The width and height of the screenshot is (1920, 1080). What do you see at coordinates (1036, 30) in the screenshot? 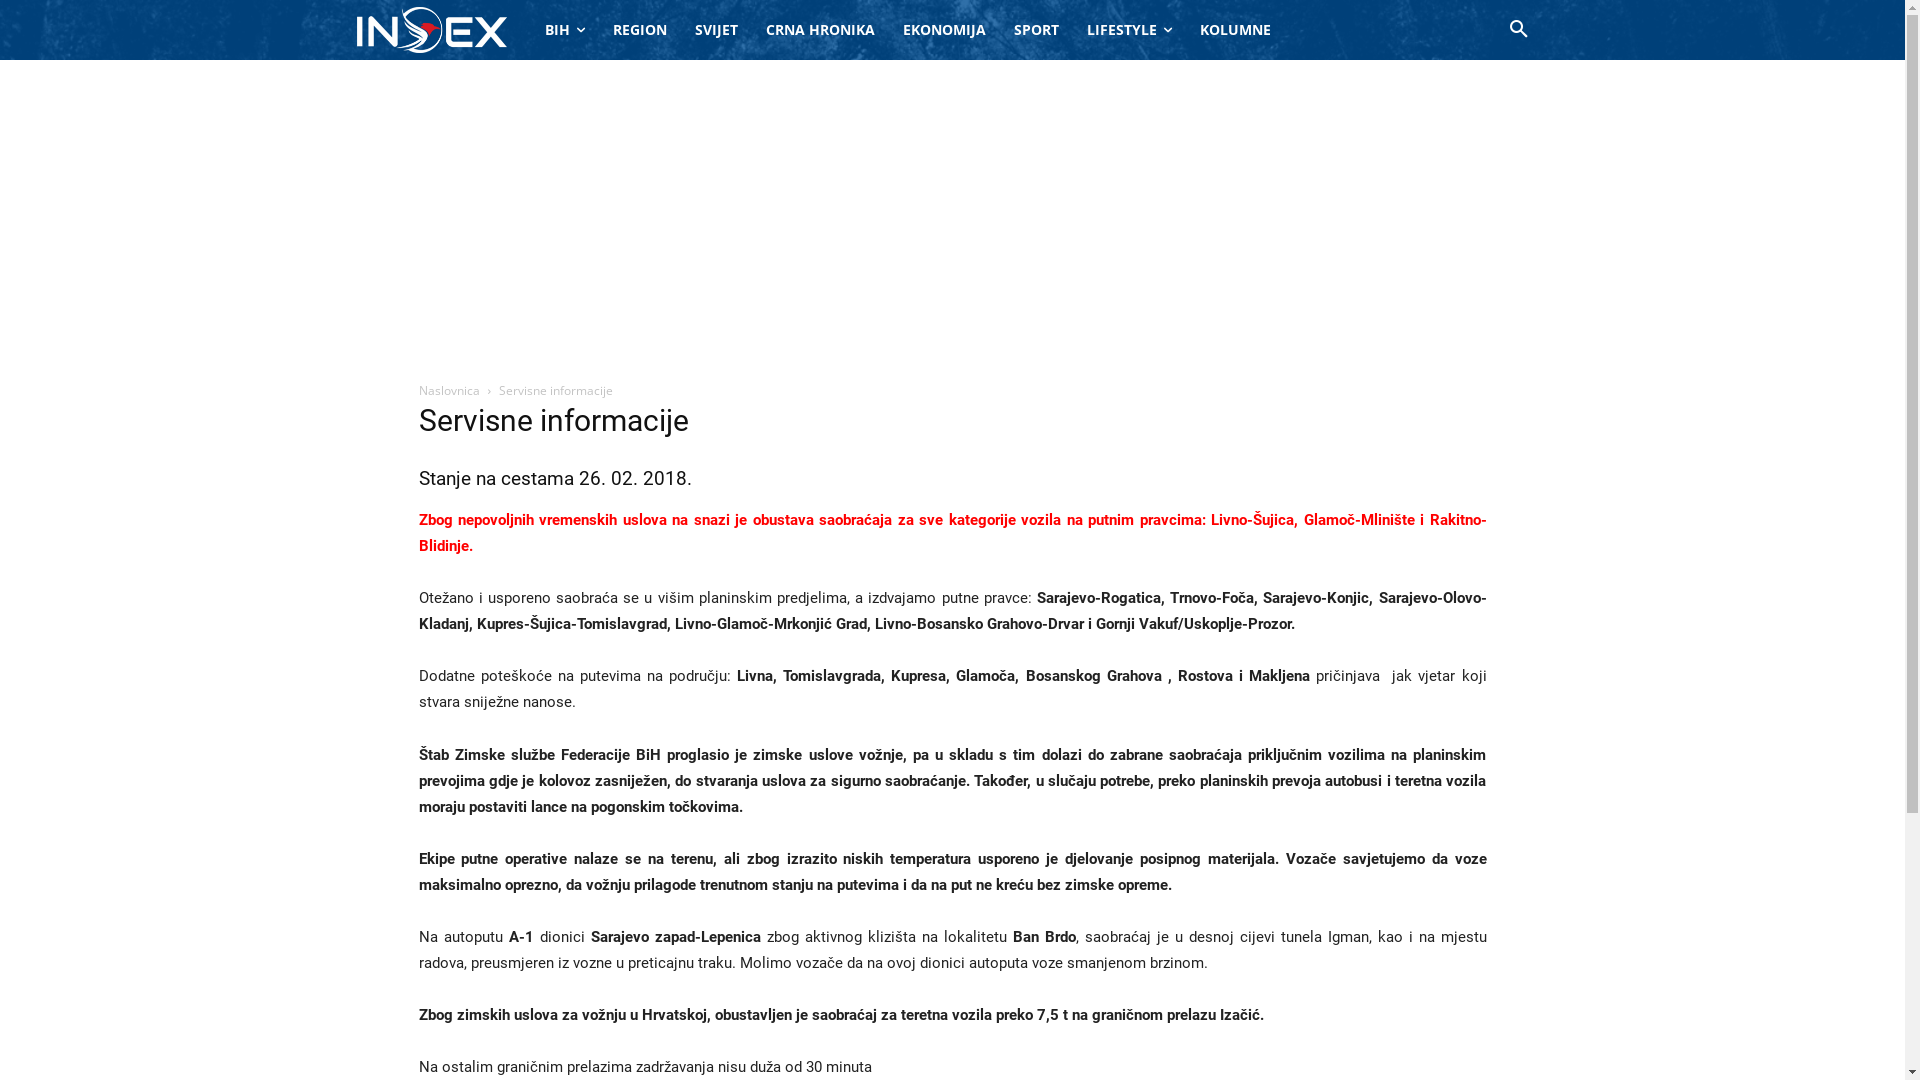
I see `'SPORT'` at bounding box center [1036, 30].